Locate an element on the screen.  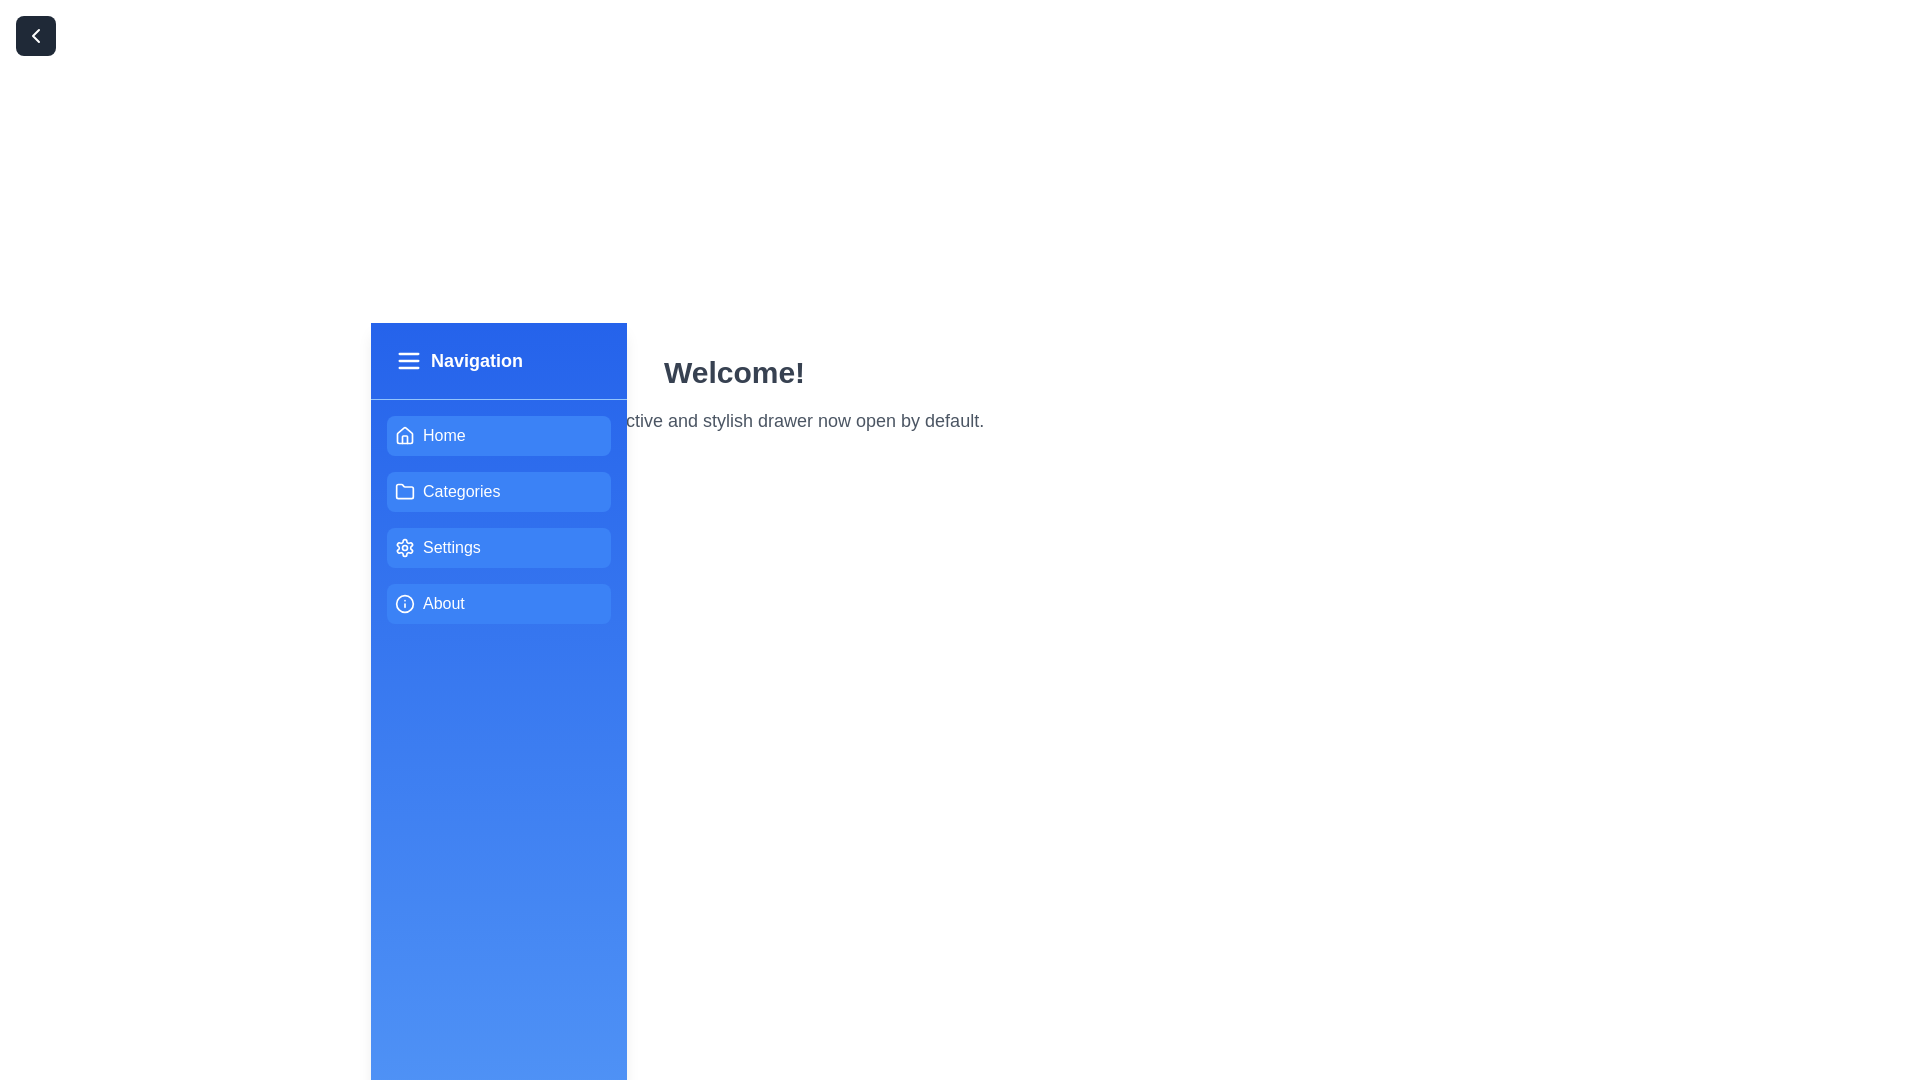
the left-pointing chevron icon within the button located at the top-left corner of the layout is located at coordinates (35, 35).